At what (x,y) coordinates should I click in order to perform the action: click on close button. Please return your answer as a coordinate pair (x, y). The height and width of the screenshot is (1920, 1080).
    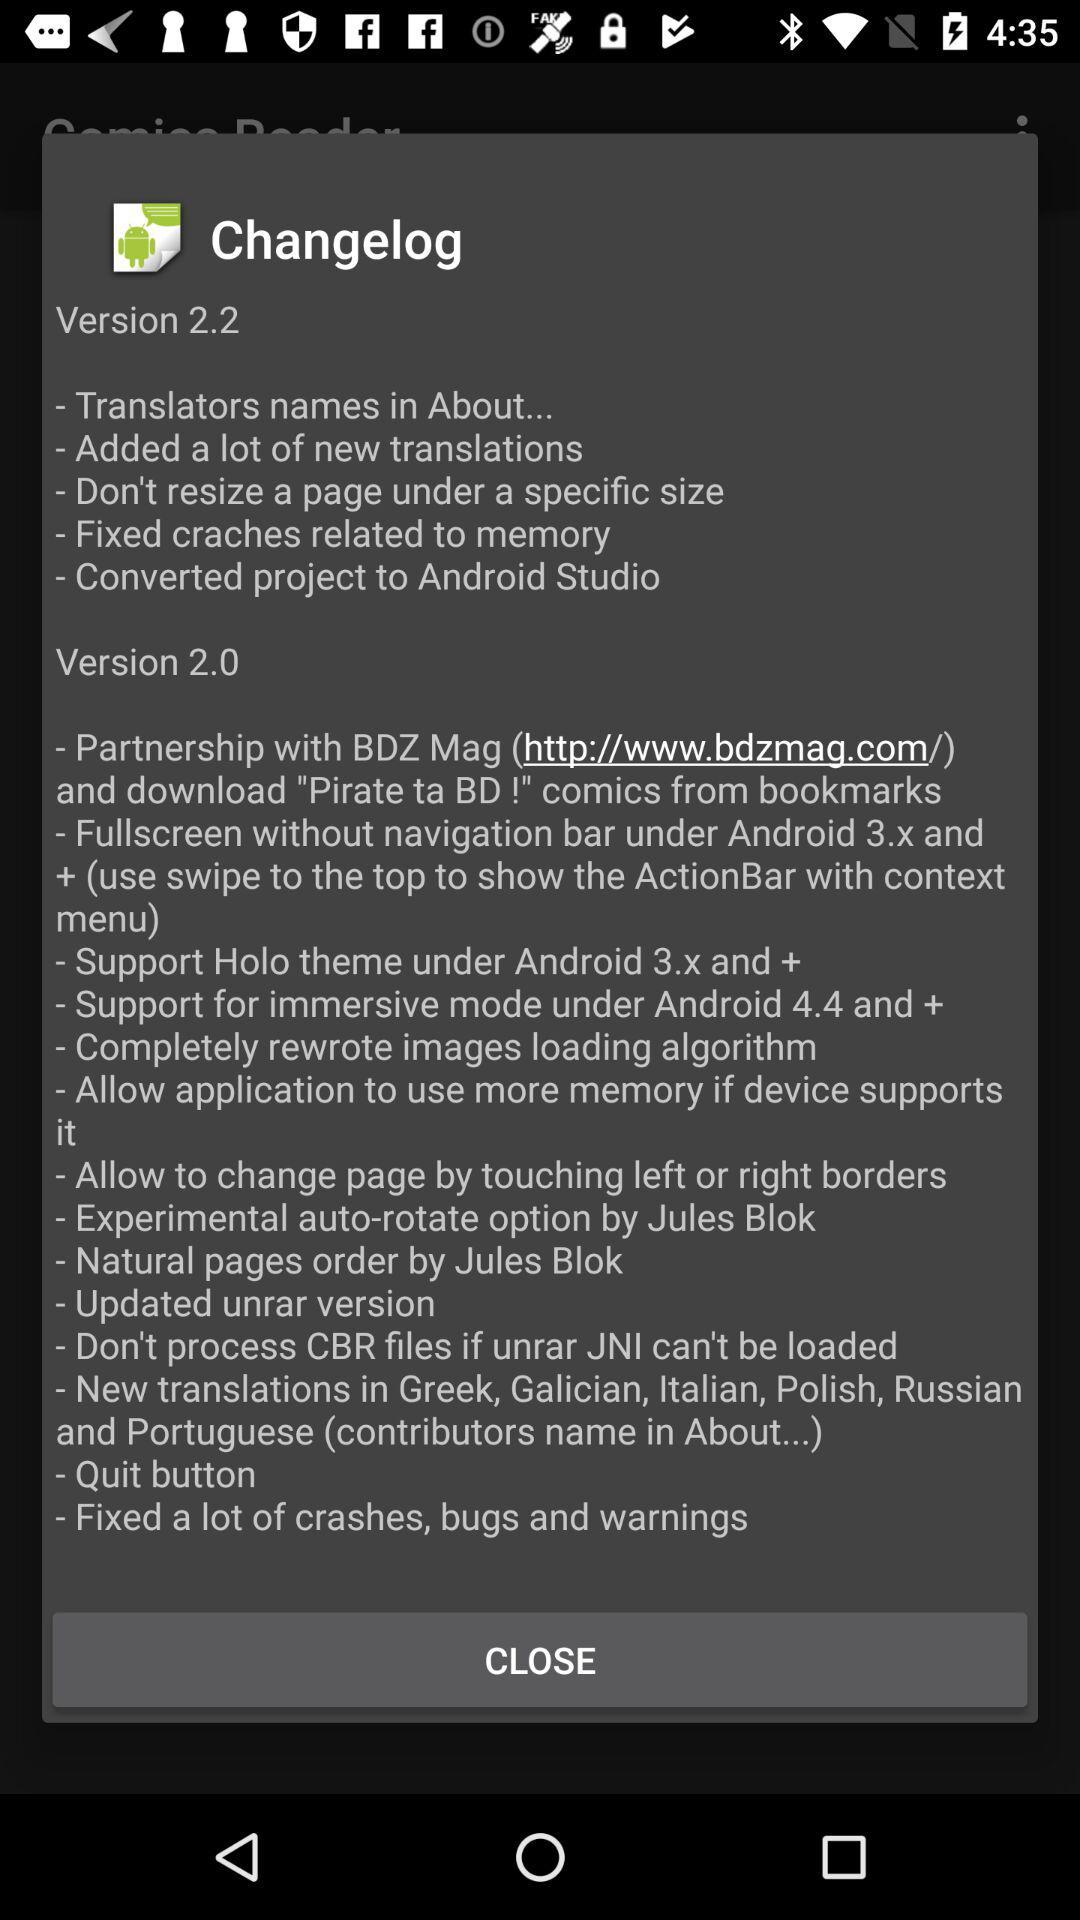
    Looking at the image, I should click on (540, 1659).